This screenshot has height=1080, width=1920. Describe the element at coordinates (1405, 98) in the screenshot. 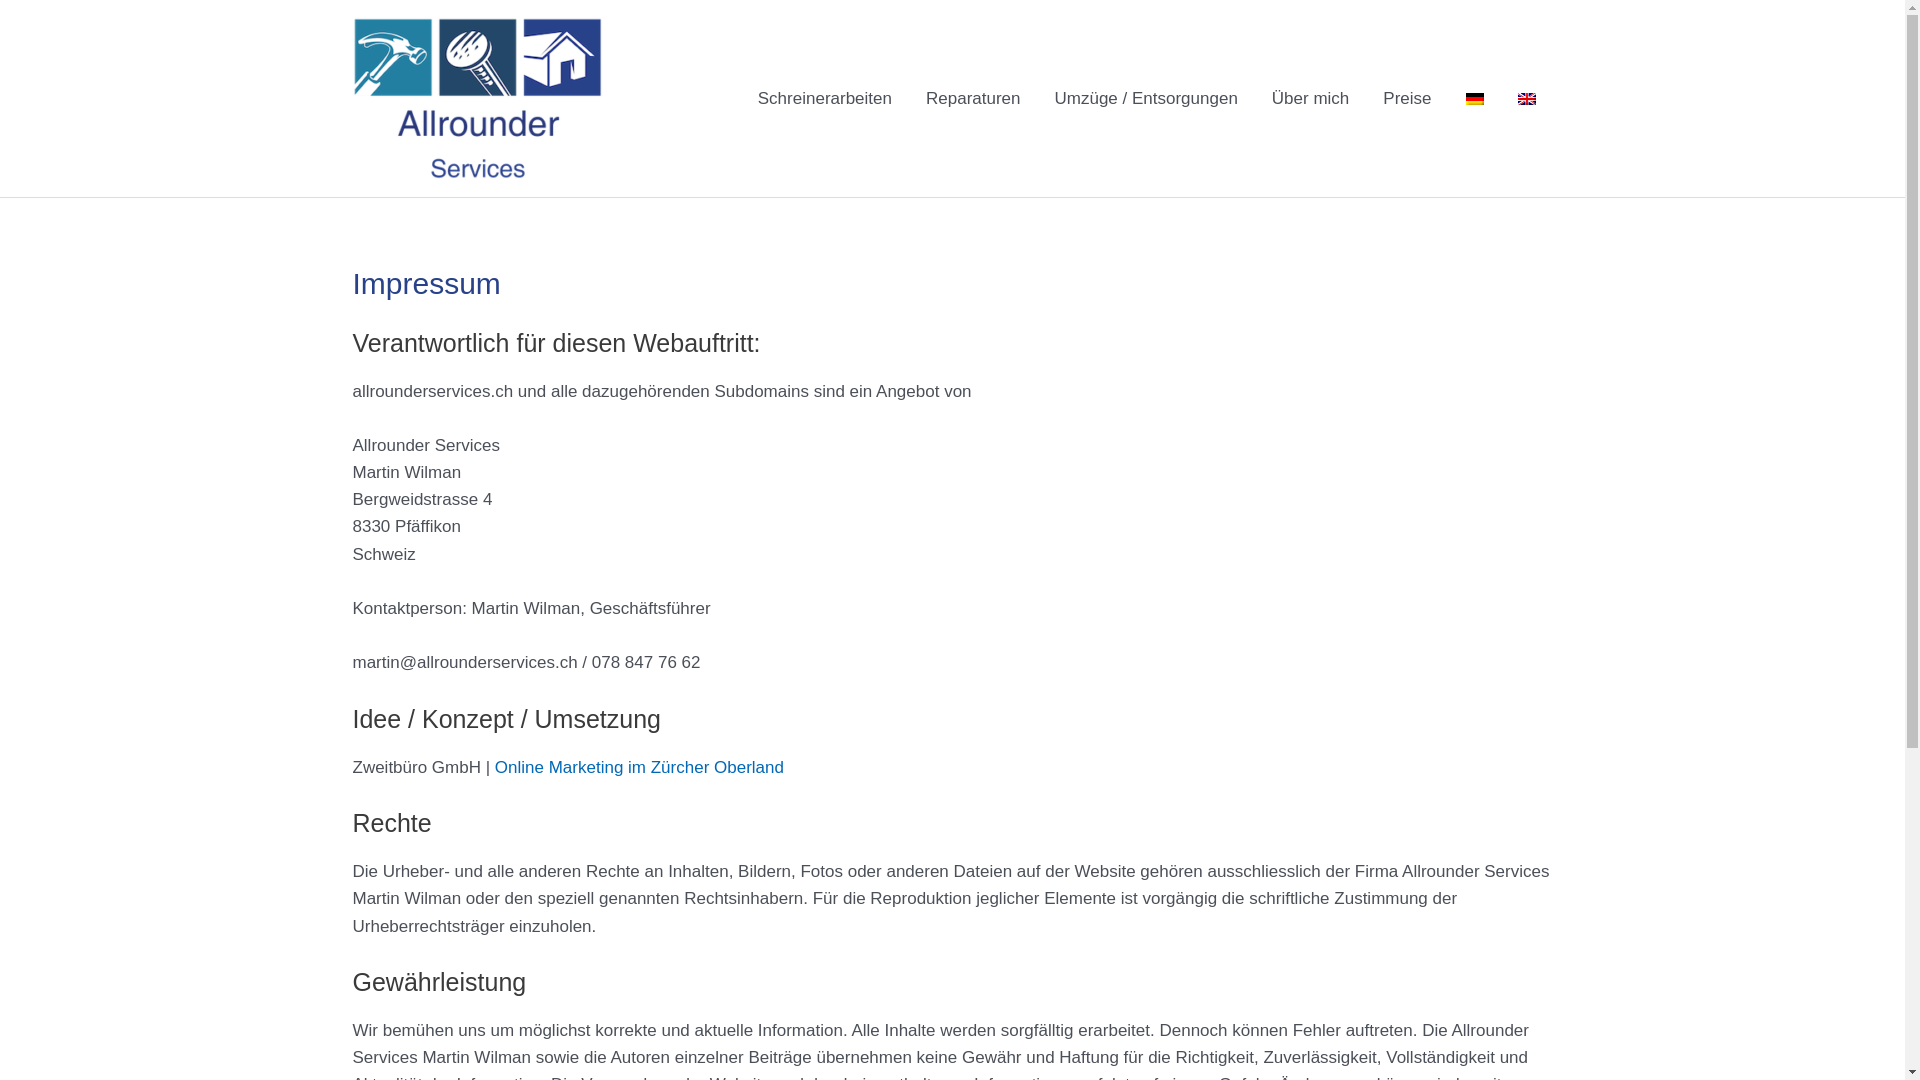

I see `'Preise'` at that location.